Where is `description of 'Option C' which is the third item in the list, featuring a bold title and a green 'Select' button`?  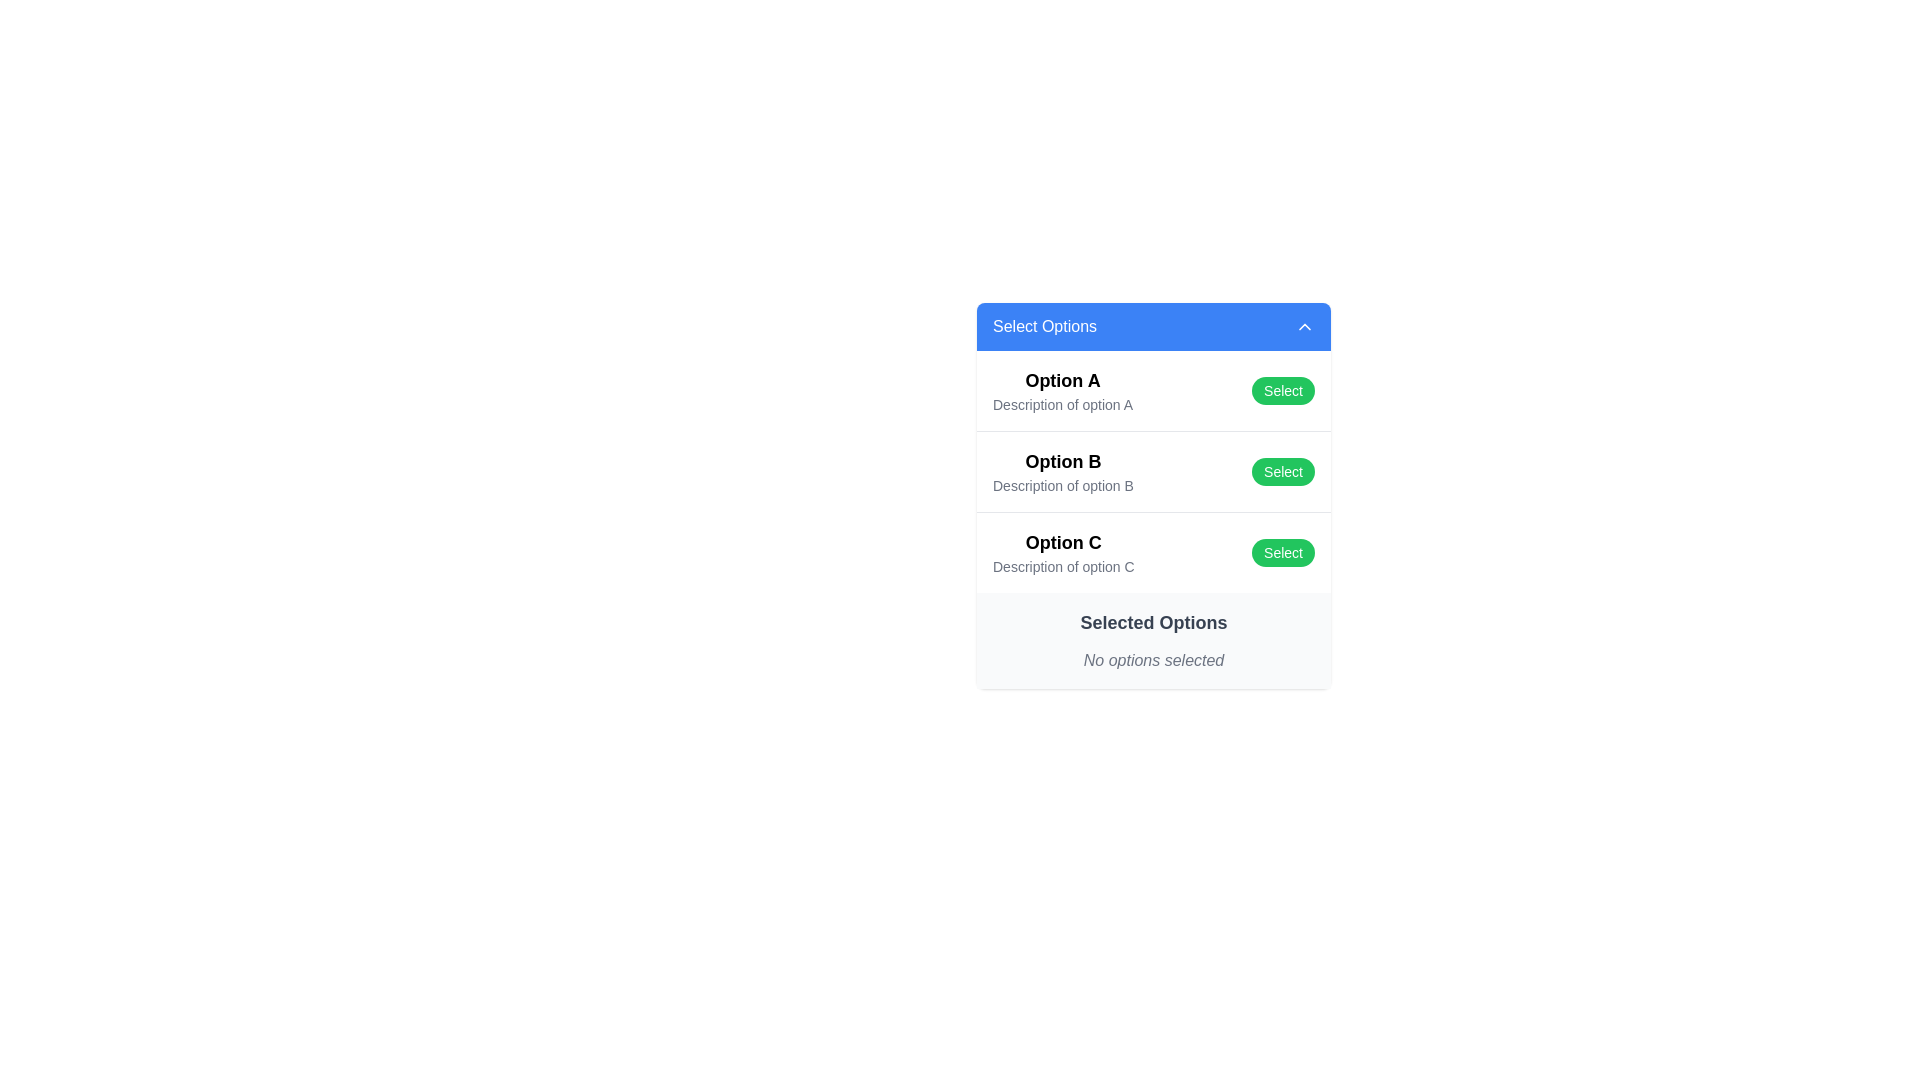
description of 'Option C' which is the third item in the list, featuring a bold title and a green 'Select' button is located at coordinates (1153, 552).